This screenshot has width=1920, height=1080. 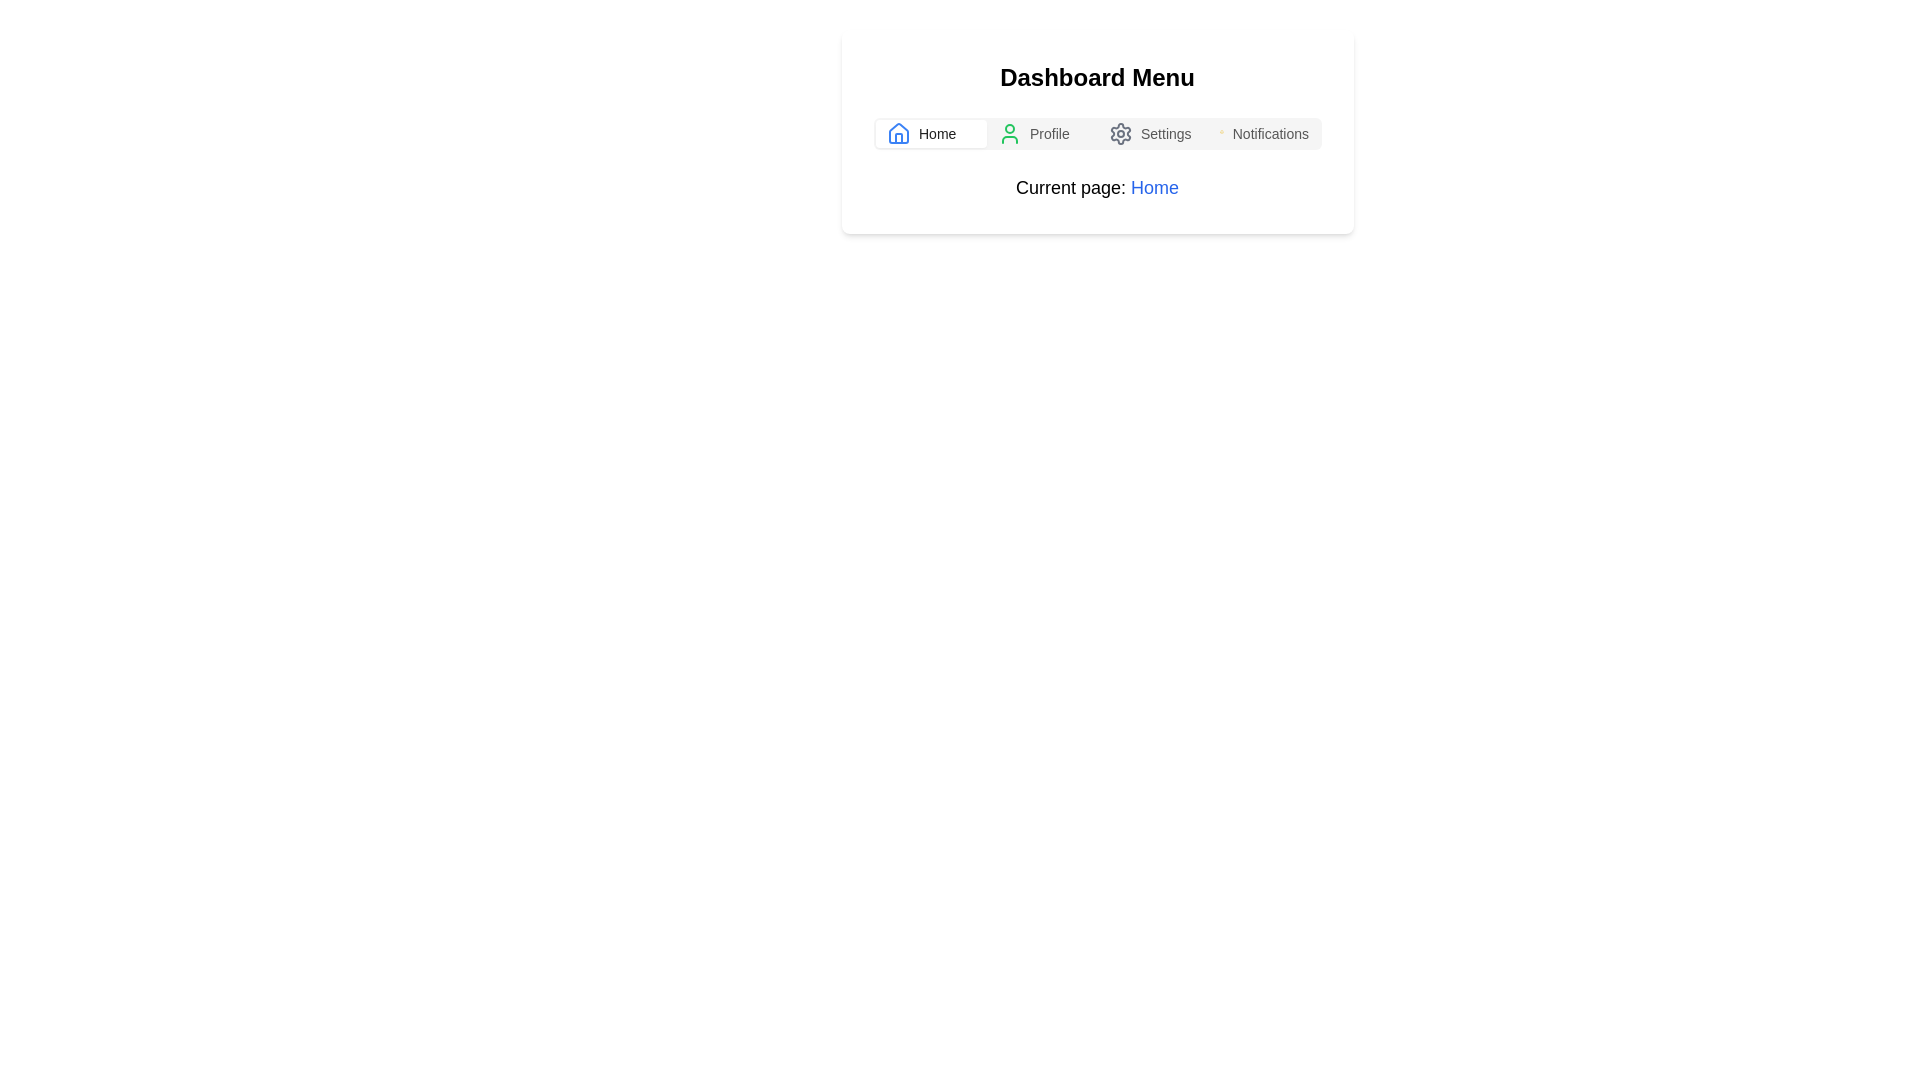 What do you see at coordinates (930, 134) in the screenshot?
I see `the 'Home' navigation tab, which is the first tab in the Dashboard Menu and visually distinct as the currently selected tab` at bounding box center [930, 134].